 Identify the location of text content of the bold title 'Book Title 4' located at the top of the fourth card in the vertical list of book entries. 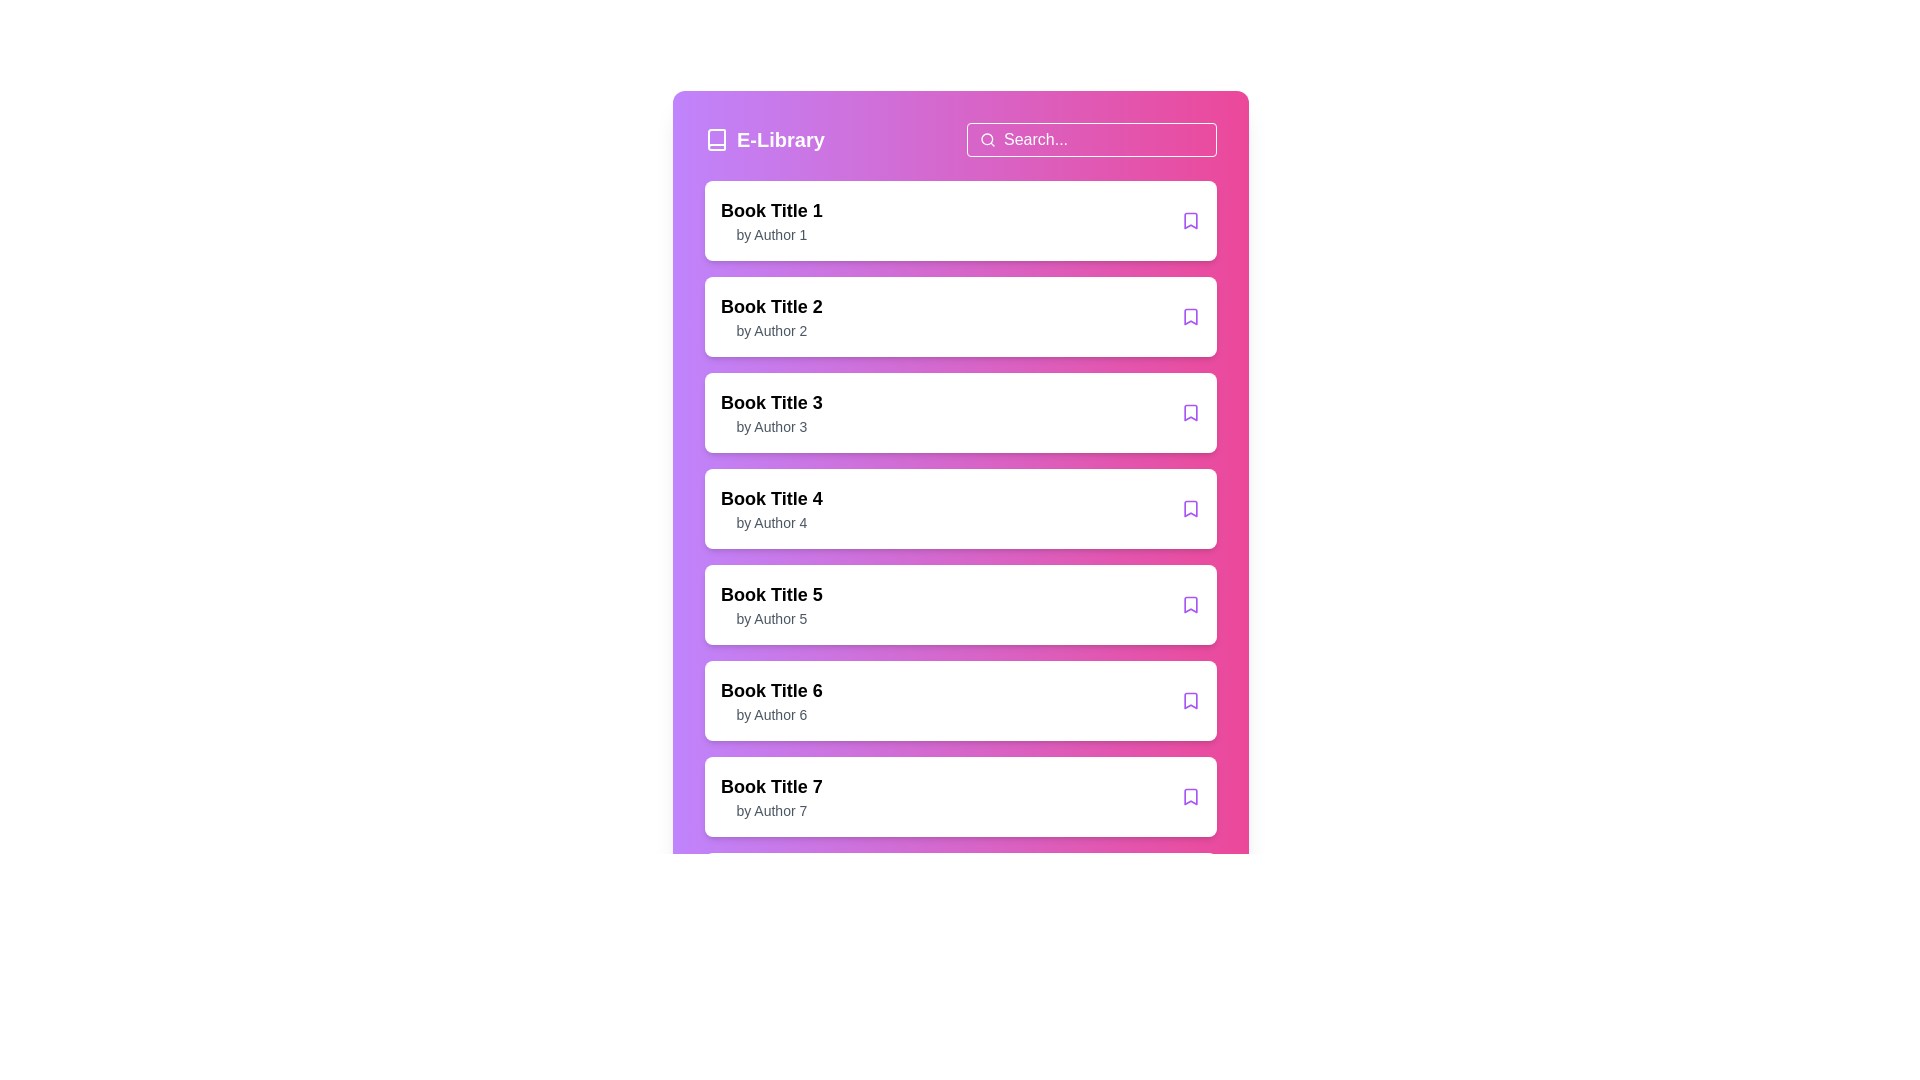
(770, 497).